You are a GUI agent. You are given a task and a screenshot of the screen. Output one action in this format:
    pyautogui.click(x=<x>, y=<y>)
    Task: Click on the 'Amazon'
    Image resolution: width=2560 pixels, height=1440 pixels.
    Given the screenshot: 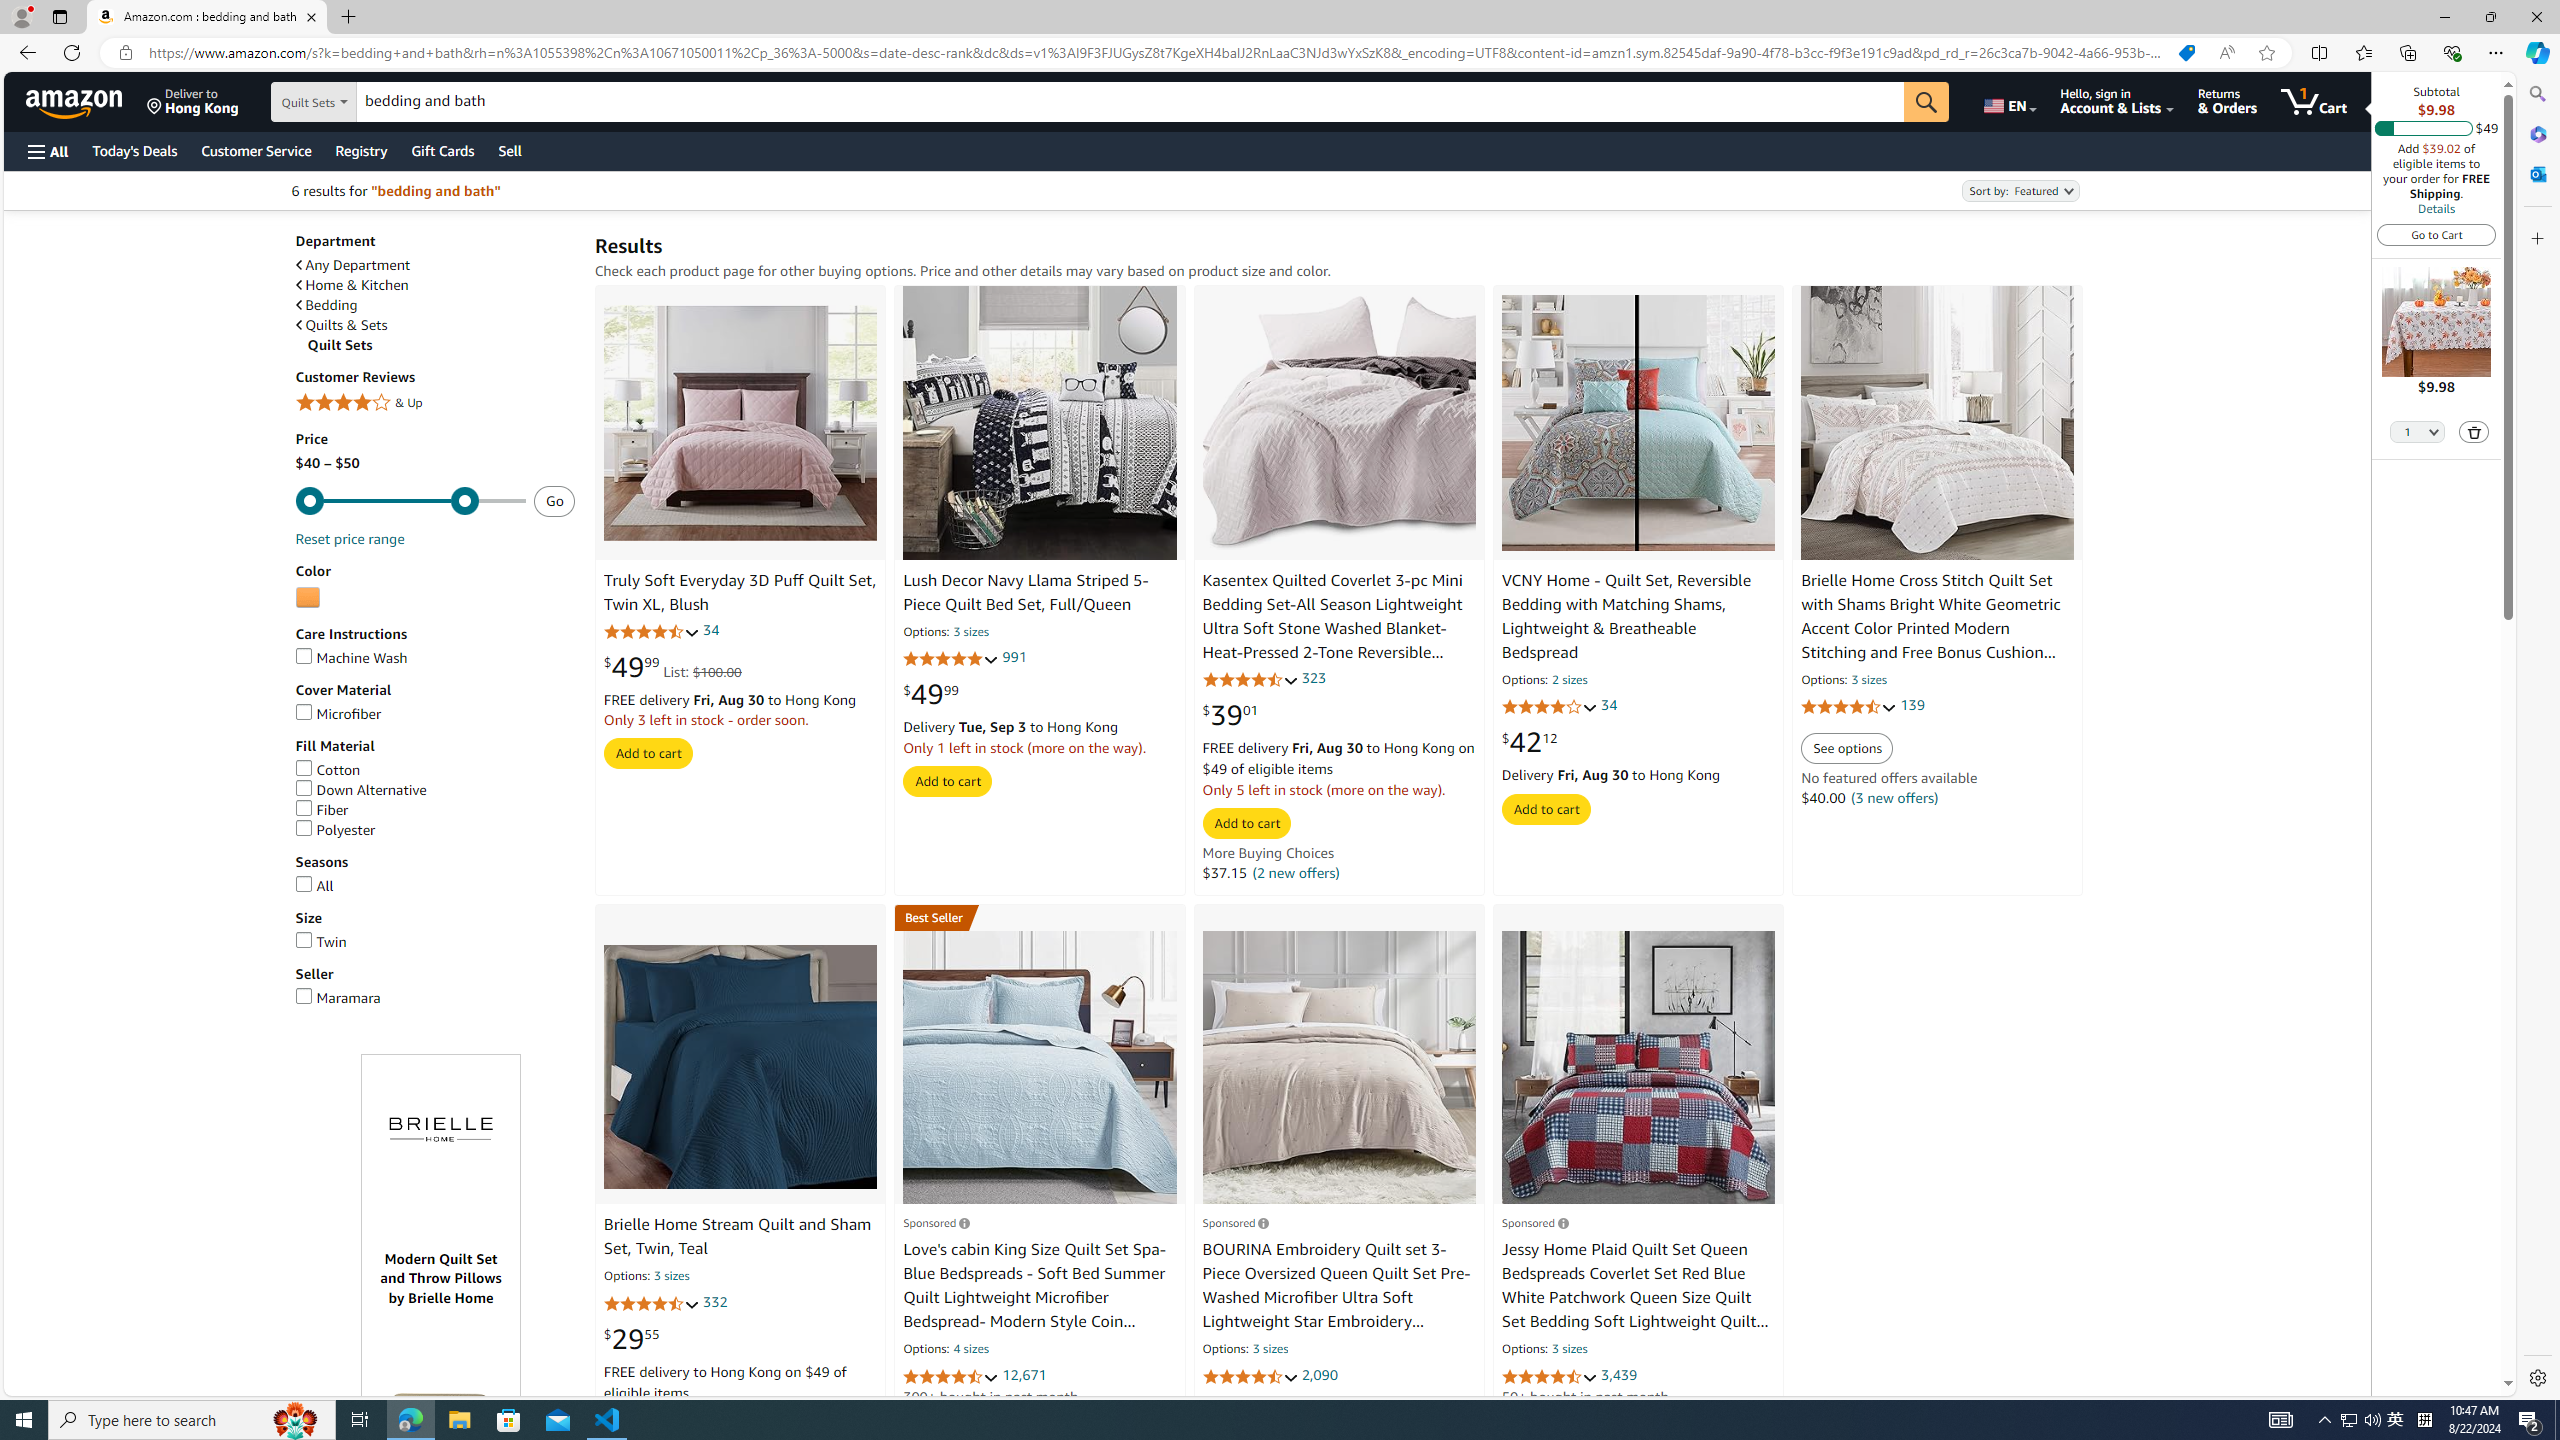 What is the action you would take?
    pyautogui.click(x=76, y=100)
    